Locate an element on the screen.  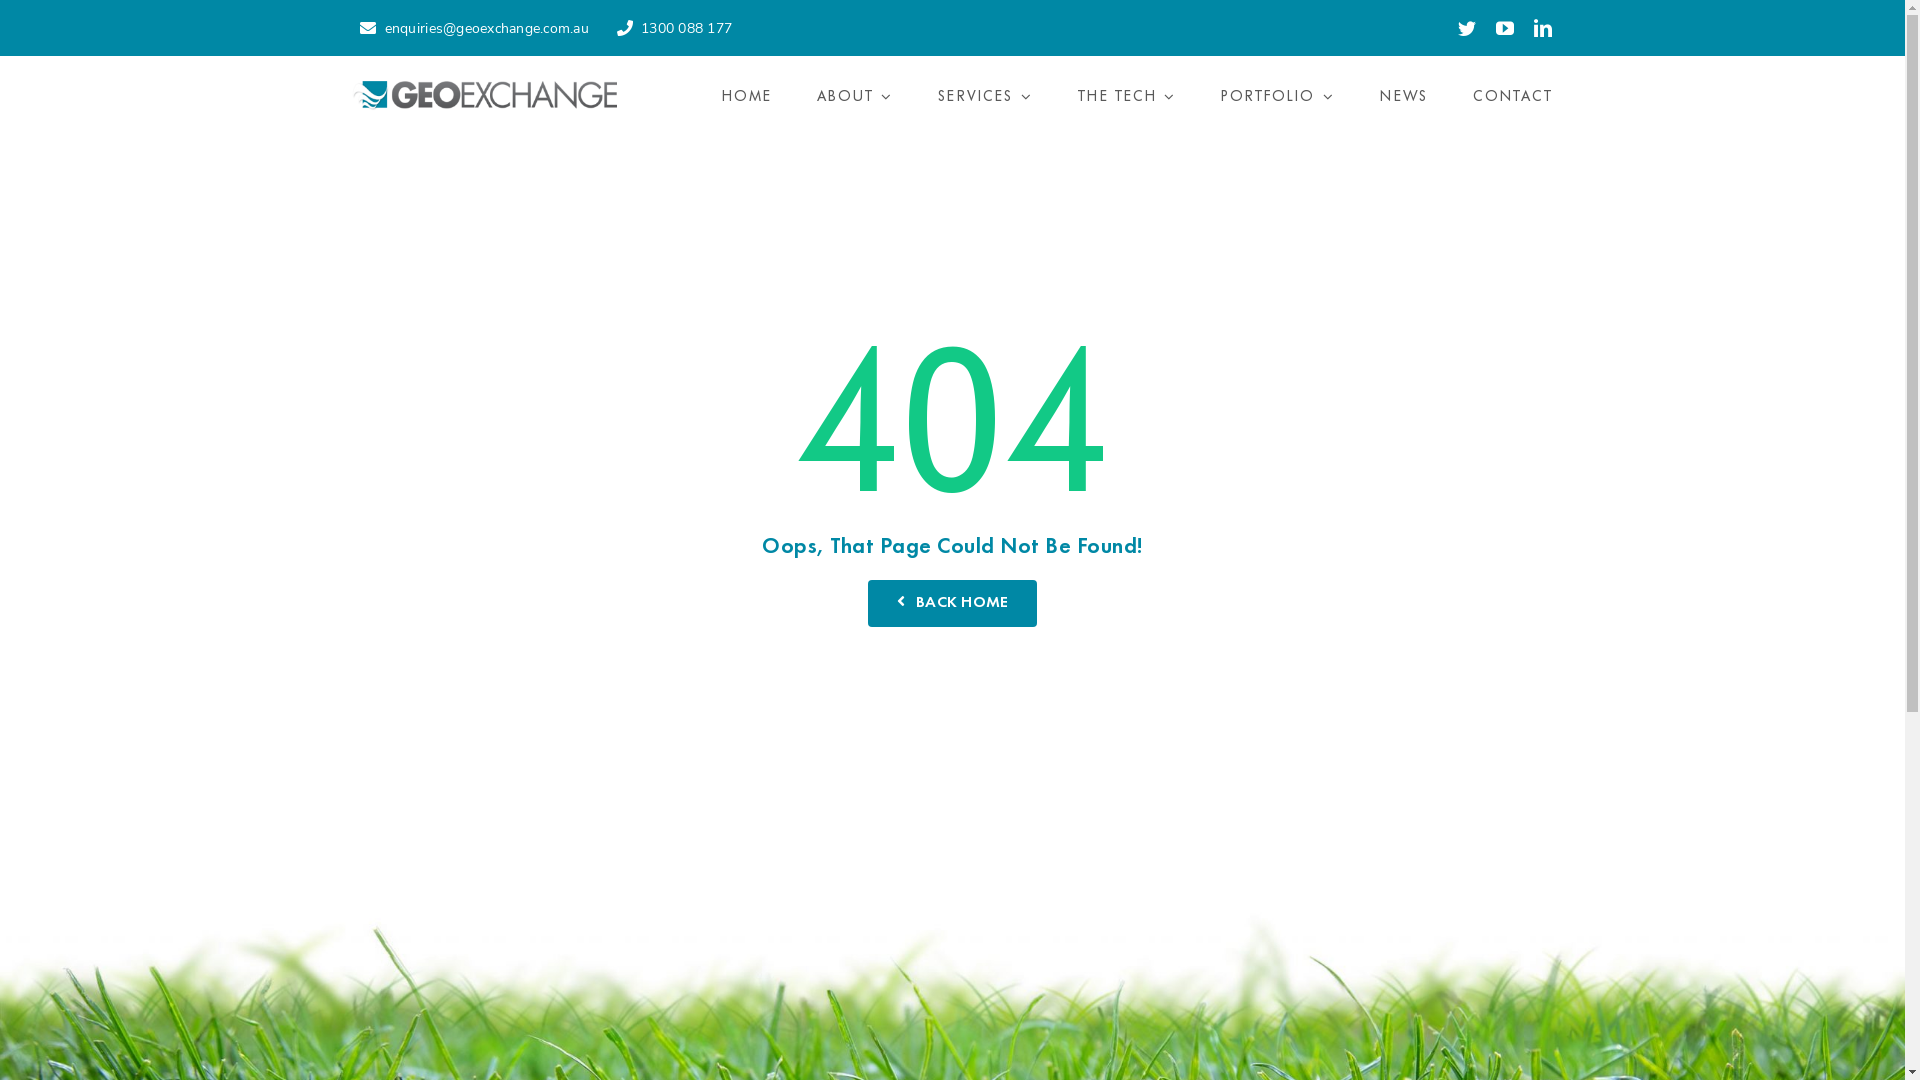
'ABOUT' is located at coordinates (816, 96).